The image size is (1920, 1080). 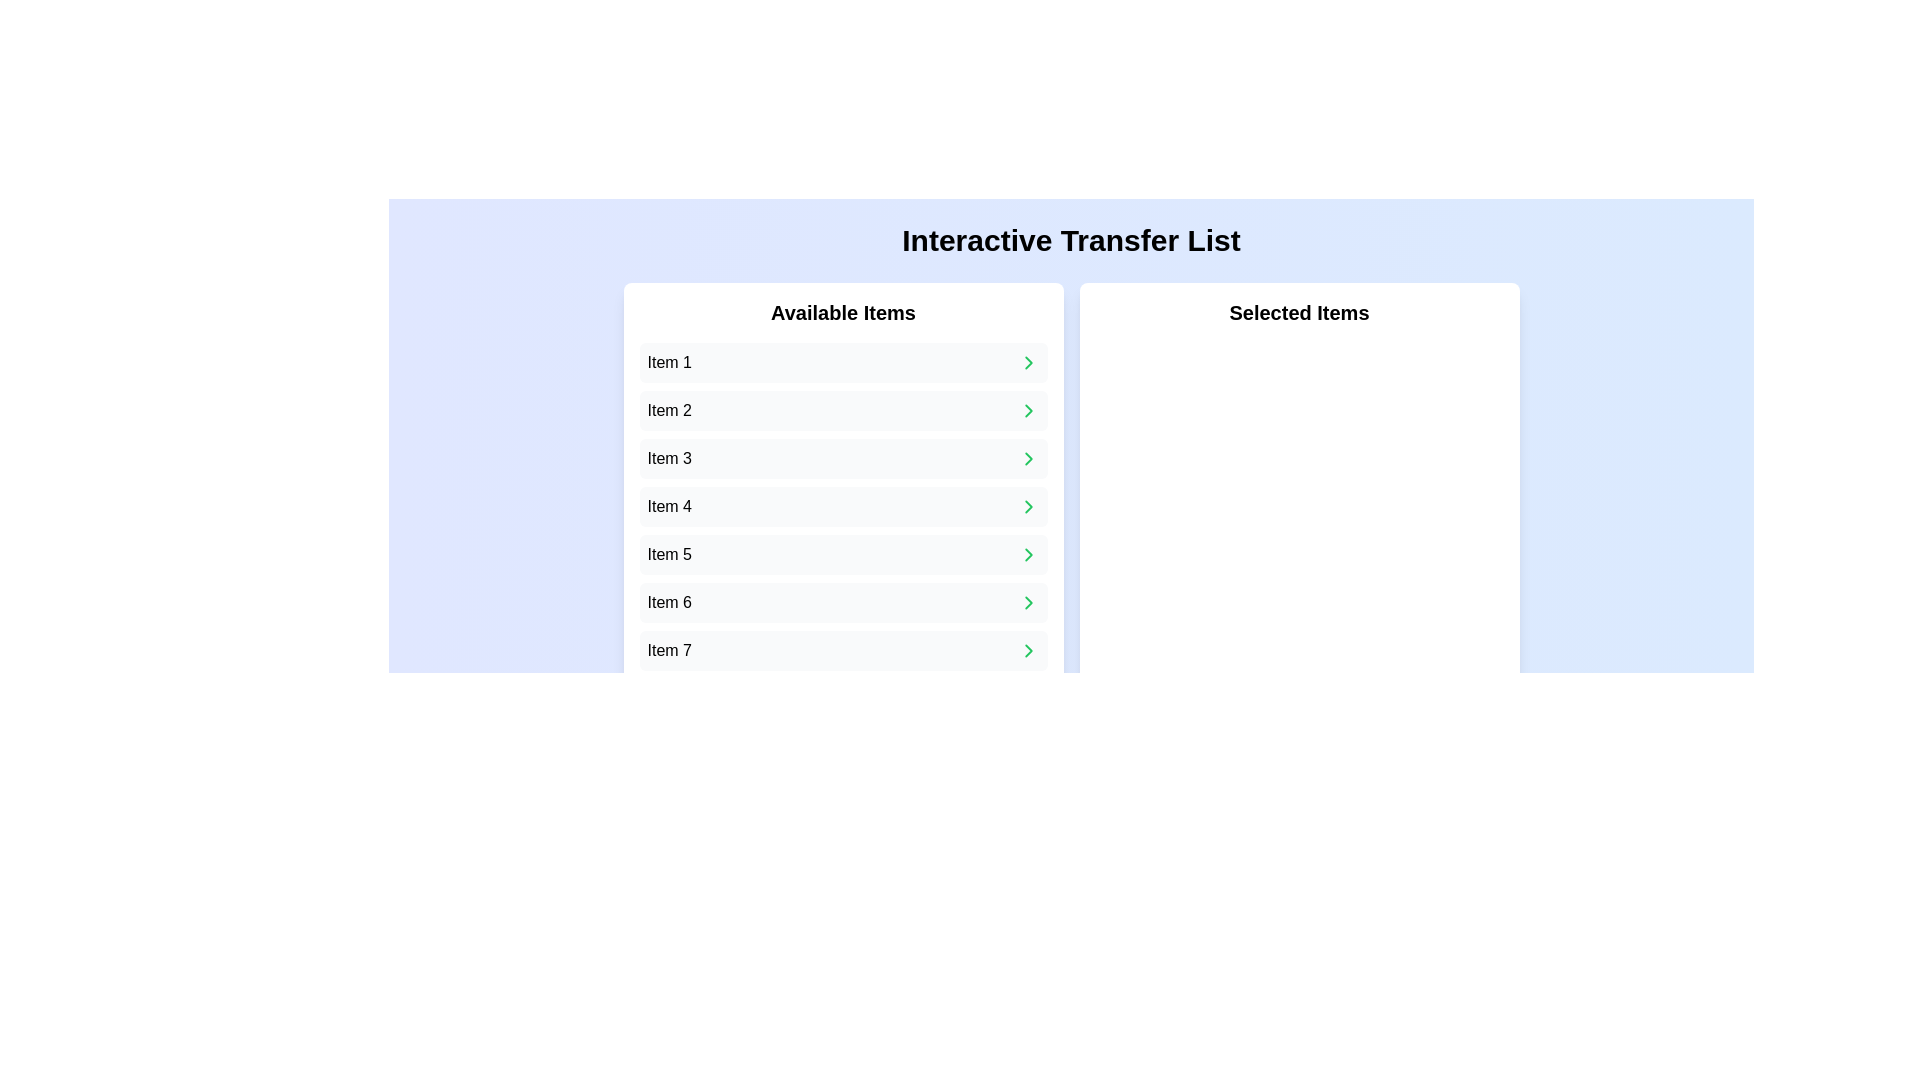 What do you see at coordinates (1028, 601) in the screenshot?
I see `the interactive icon located at the far right of the 'Item 6' row in the 'Available Items' list` at bounding box center [1028, 601].